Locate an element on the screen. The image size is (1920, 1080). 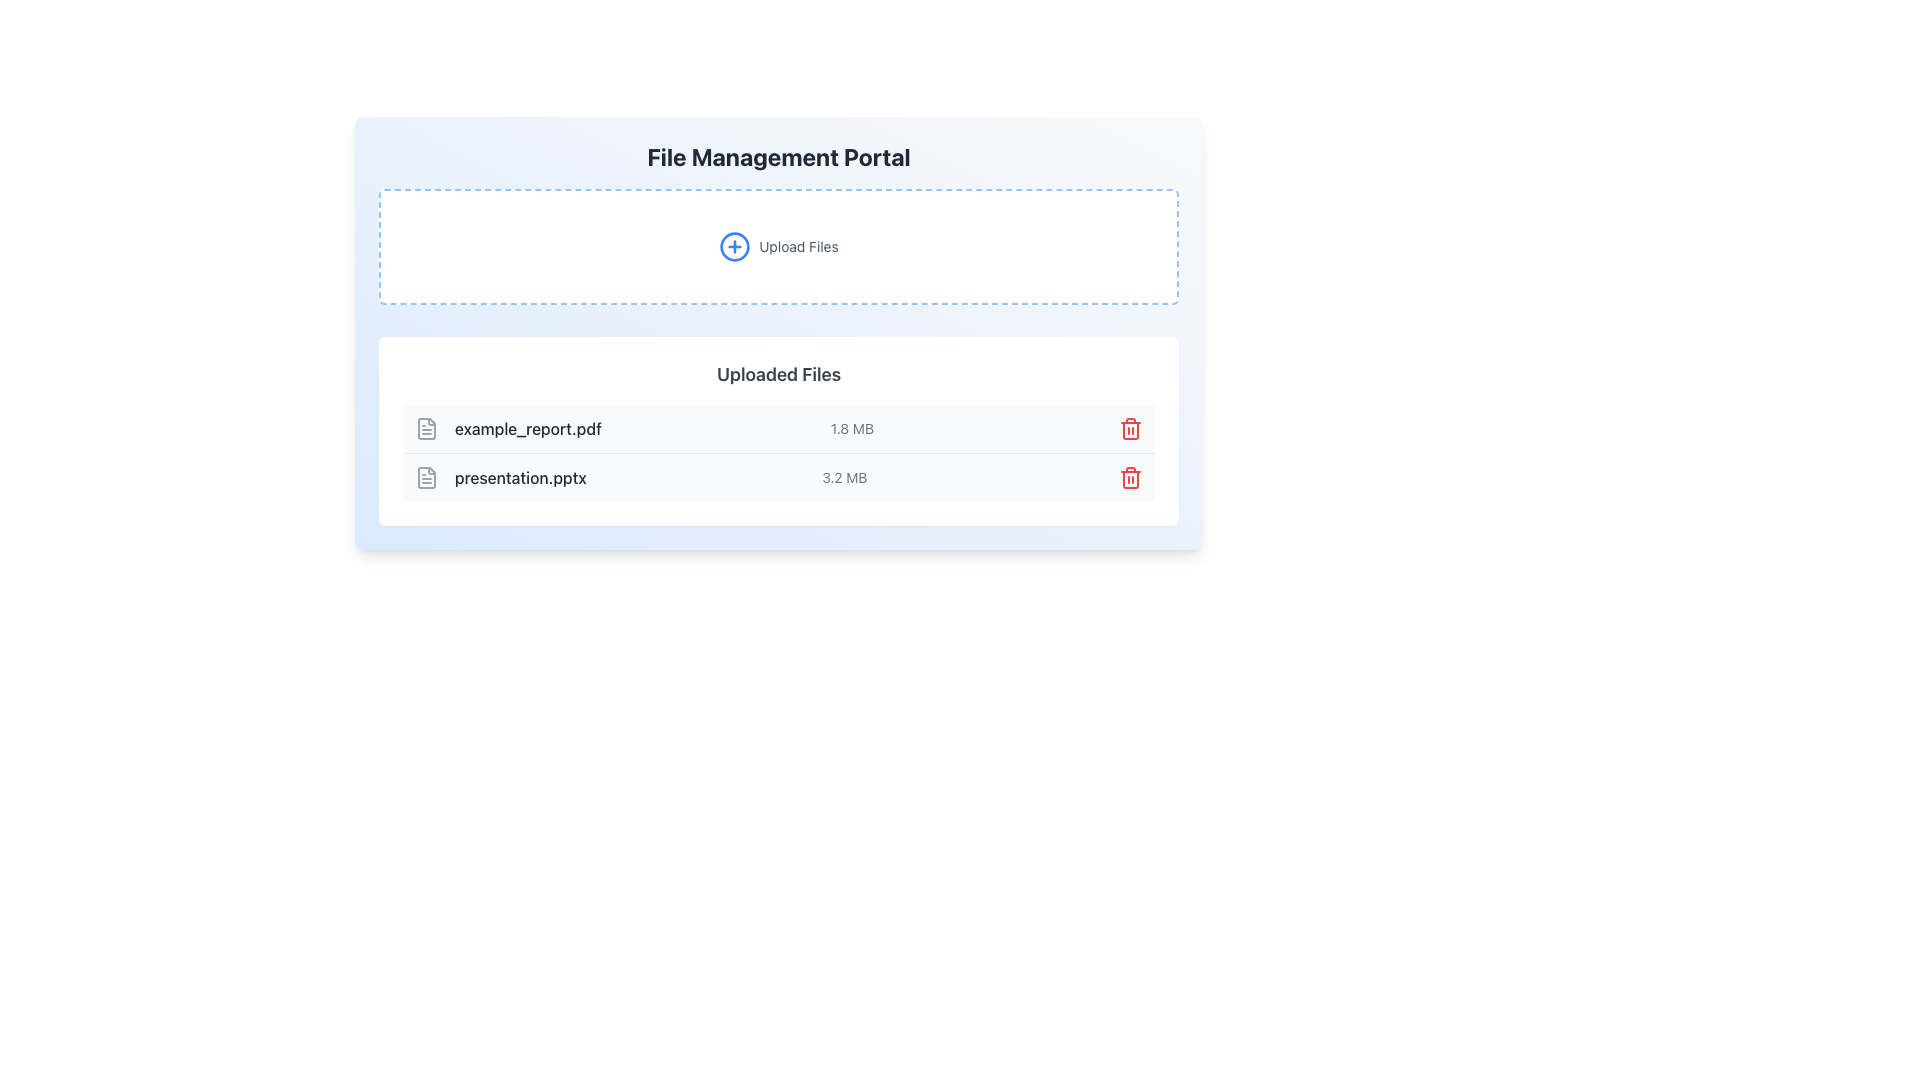
the text label displaying the filename 'example_report.pdf', which is styled with medium font weight and dark gray color, located as the first filename under the 'Uploaded Files' section is located at coordinates (528, 427).